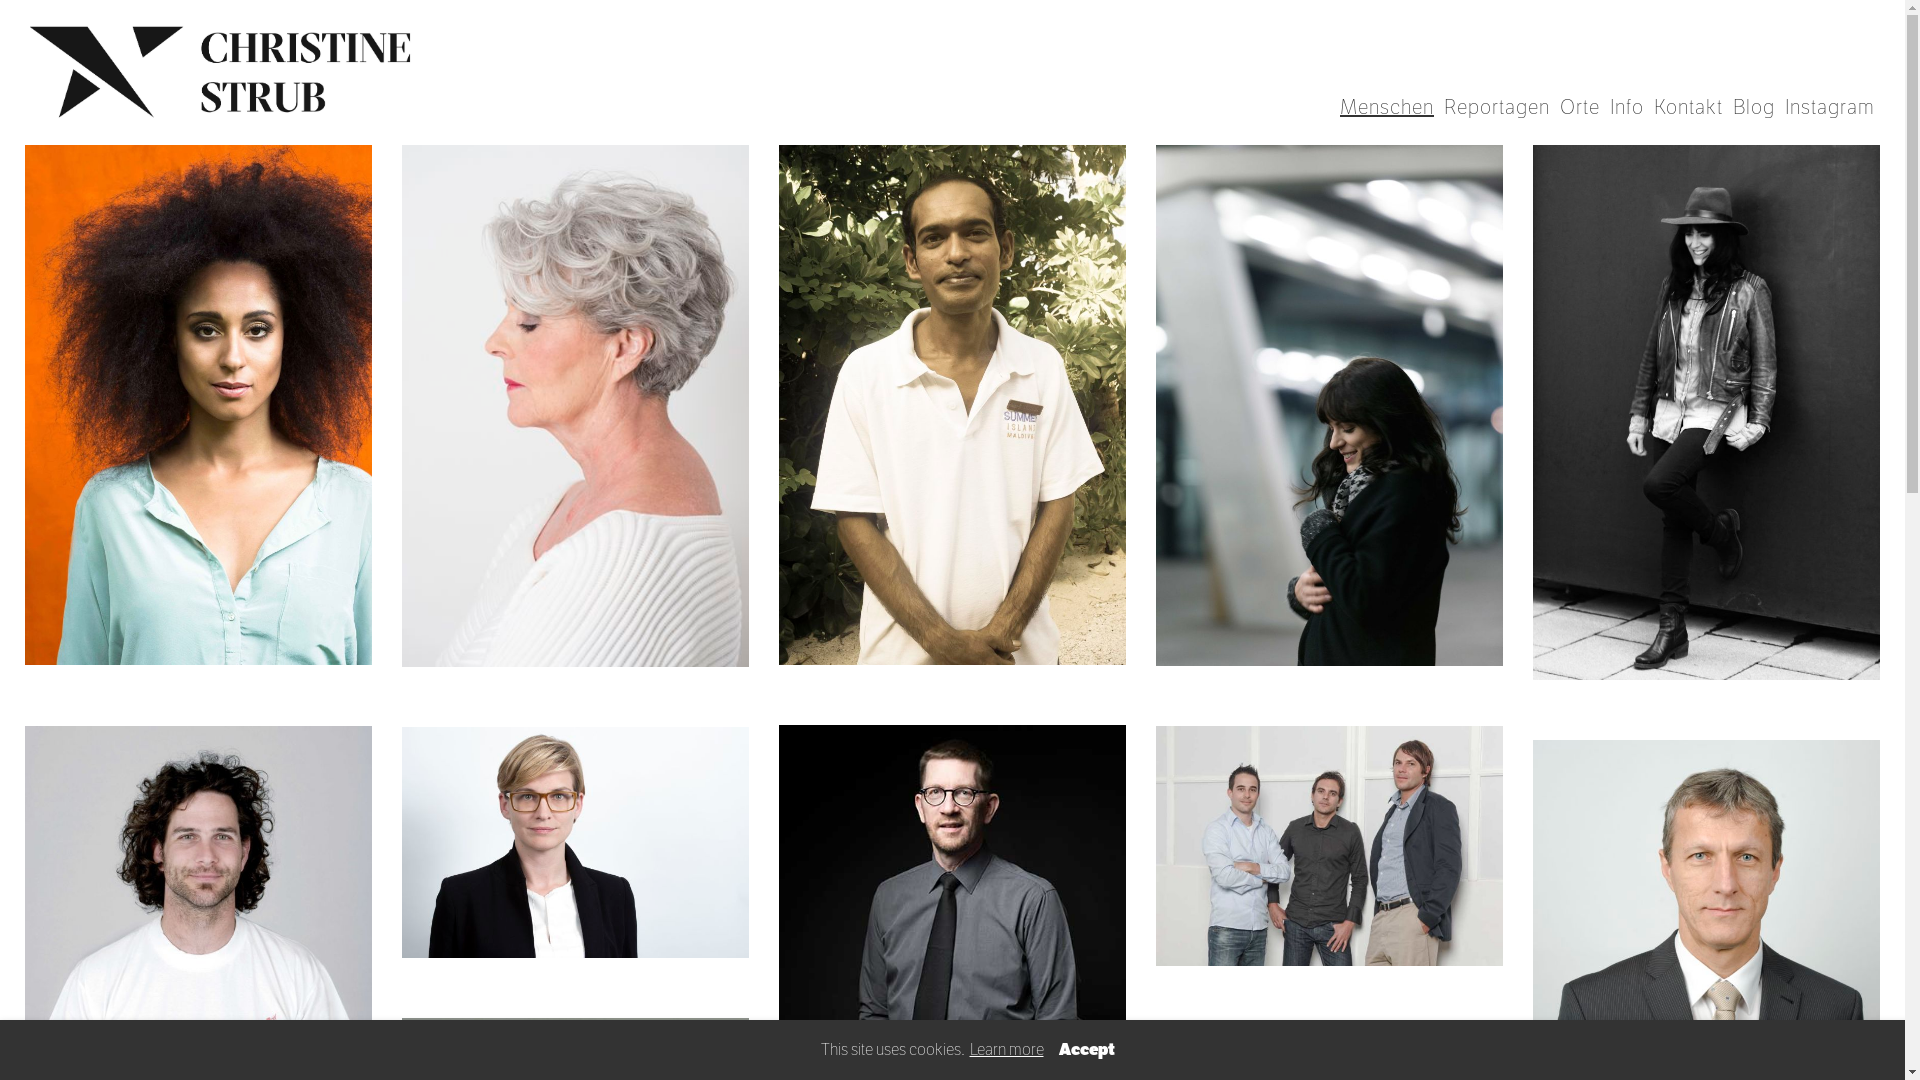 Image resolution: width=1920 pixels, height=1080 pixels. What do you see at coordinates (1752, 107) in the screenshot?
I see `'Blog'` at bounding box center [1752, 107].